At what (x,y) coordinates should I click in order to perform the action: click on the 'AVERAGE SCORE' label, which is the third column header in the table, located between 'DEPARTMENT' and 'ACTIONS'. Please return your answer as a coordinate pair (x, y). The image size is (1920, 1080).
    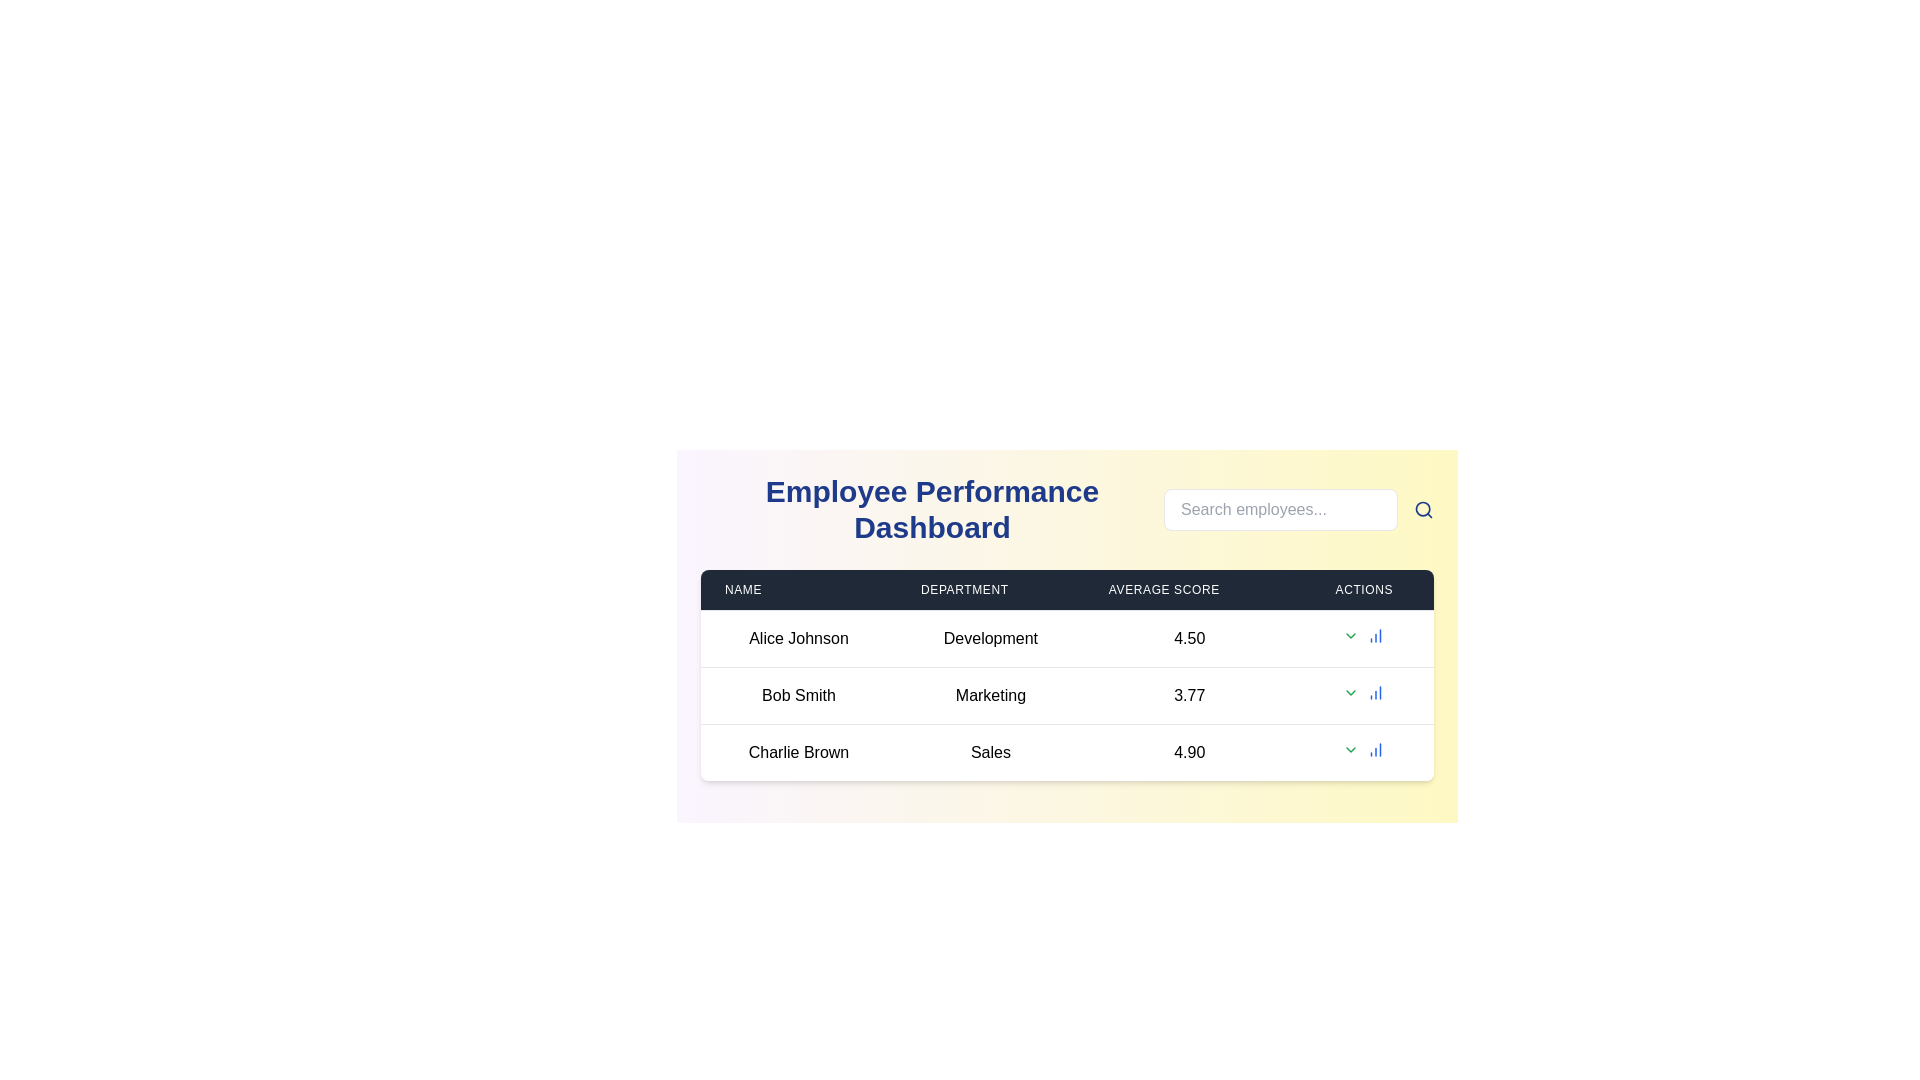
    Looking at the image, I should click on (1189, 589).